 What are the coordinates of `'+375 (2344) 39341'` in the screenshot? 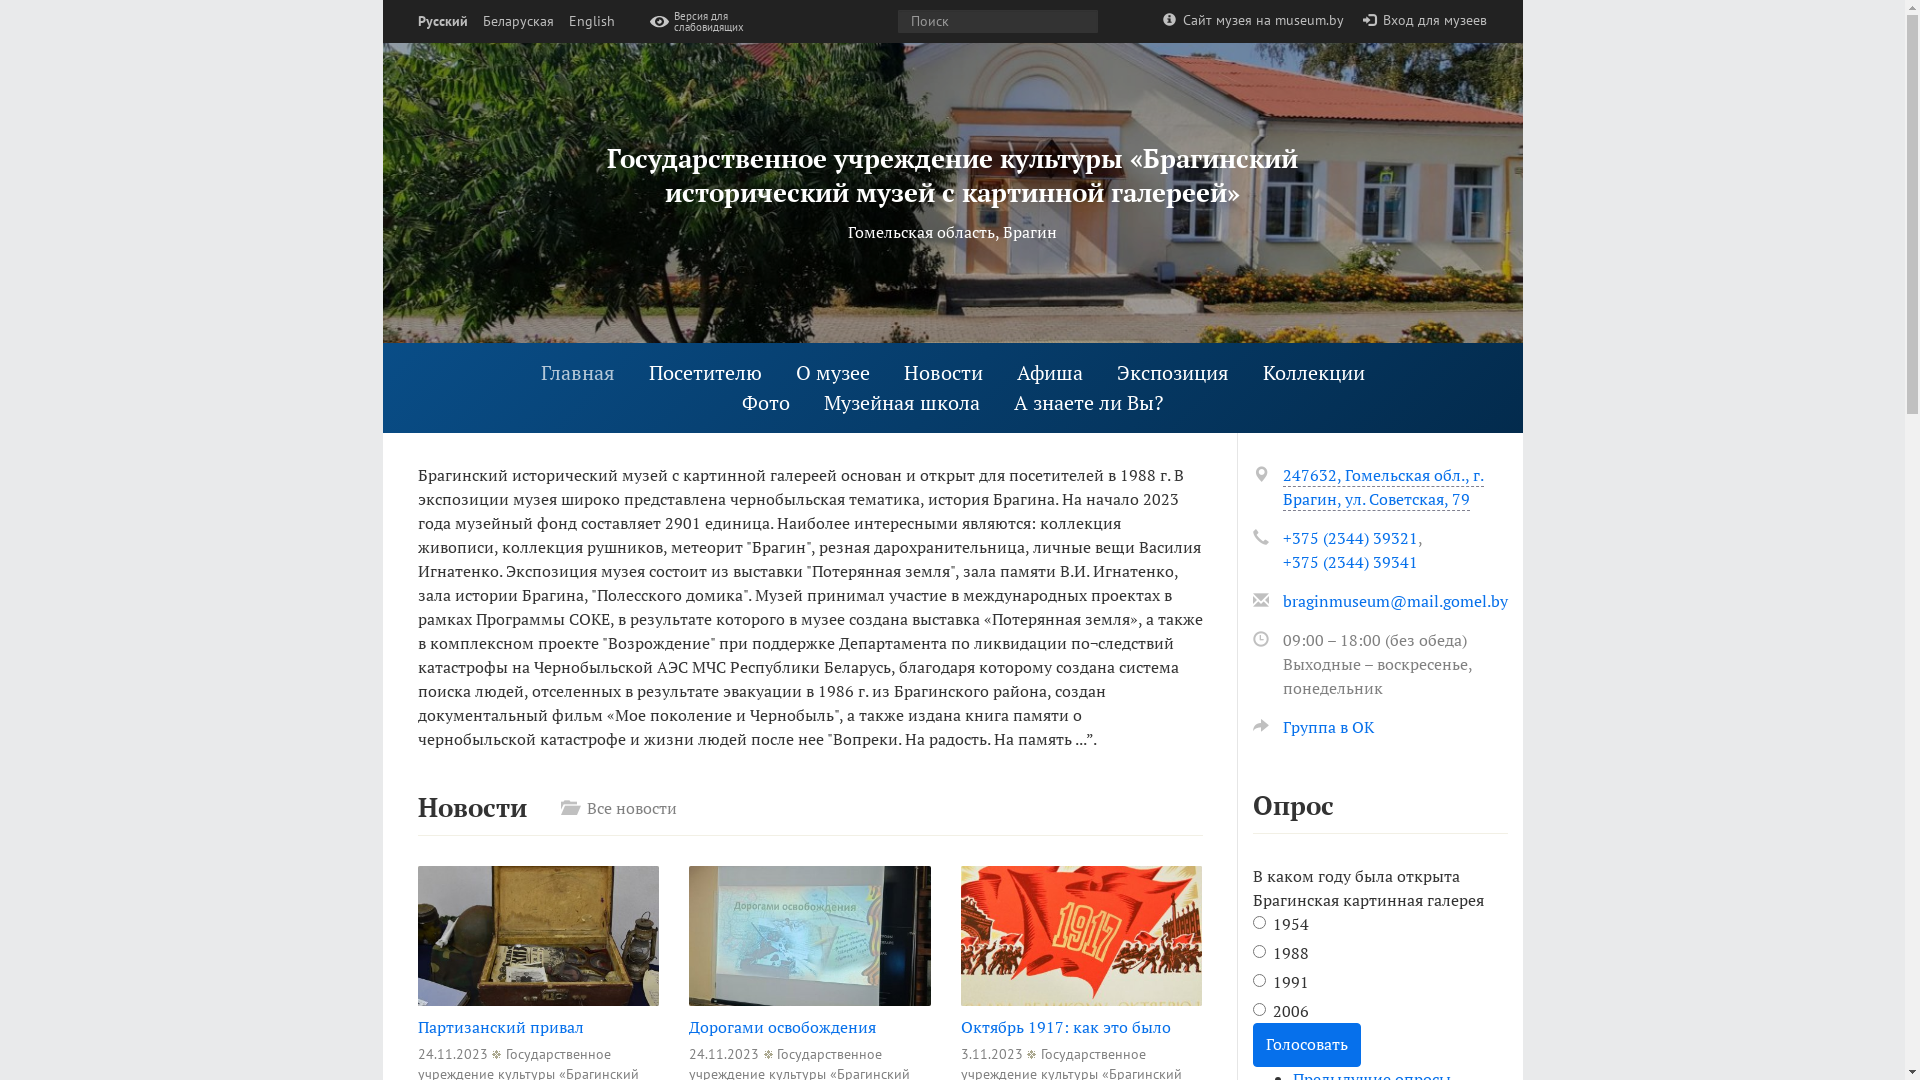 It's located at (1349, 562).